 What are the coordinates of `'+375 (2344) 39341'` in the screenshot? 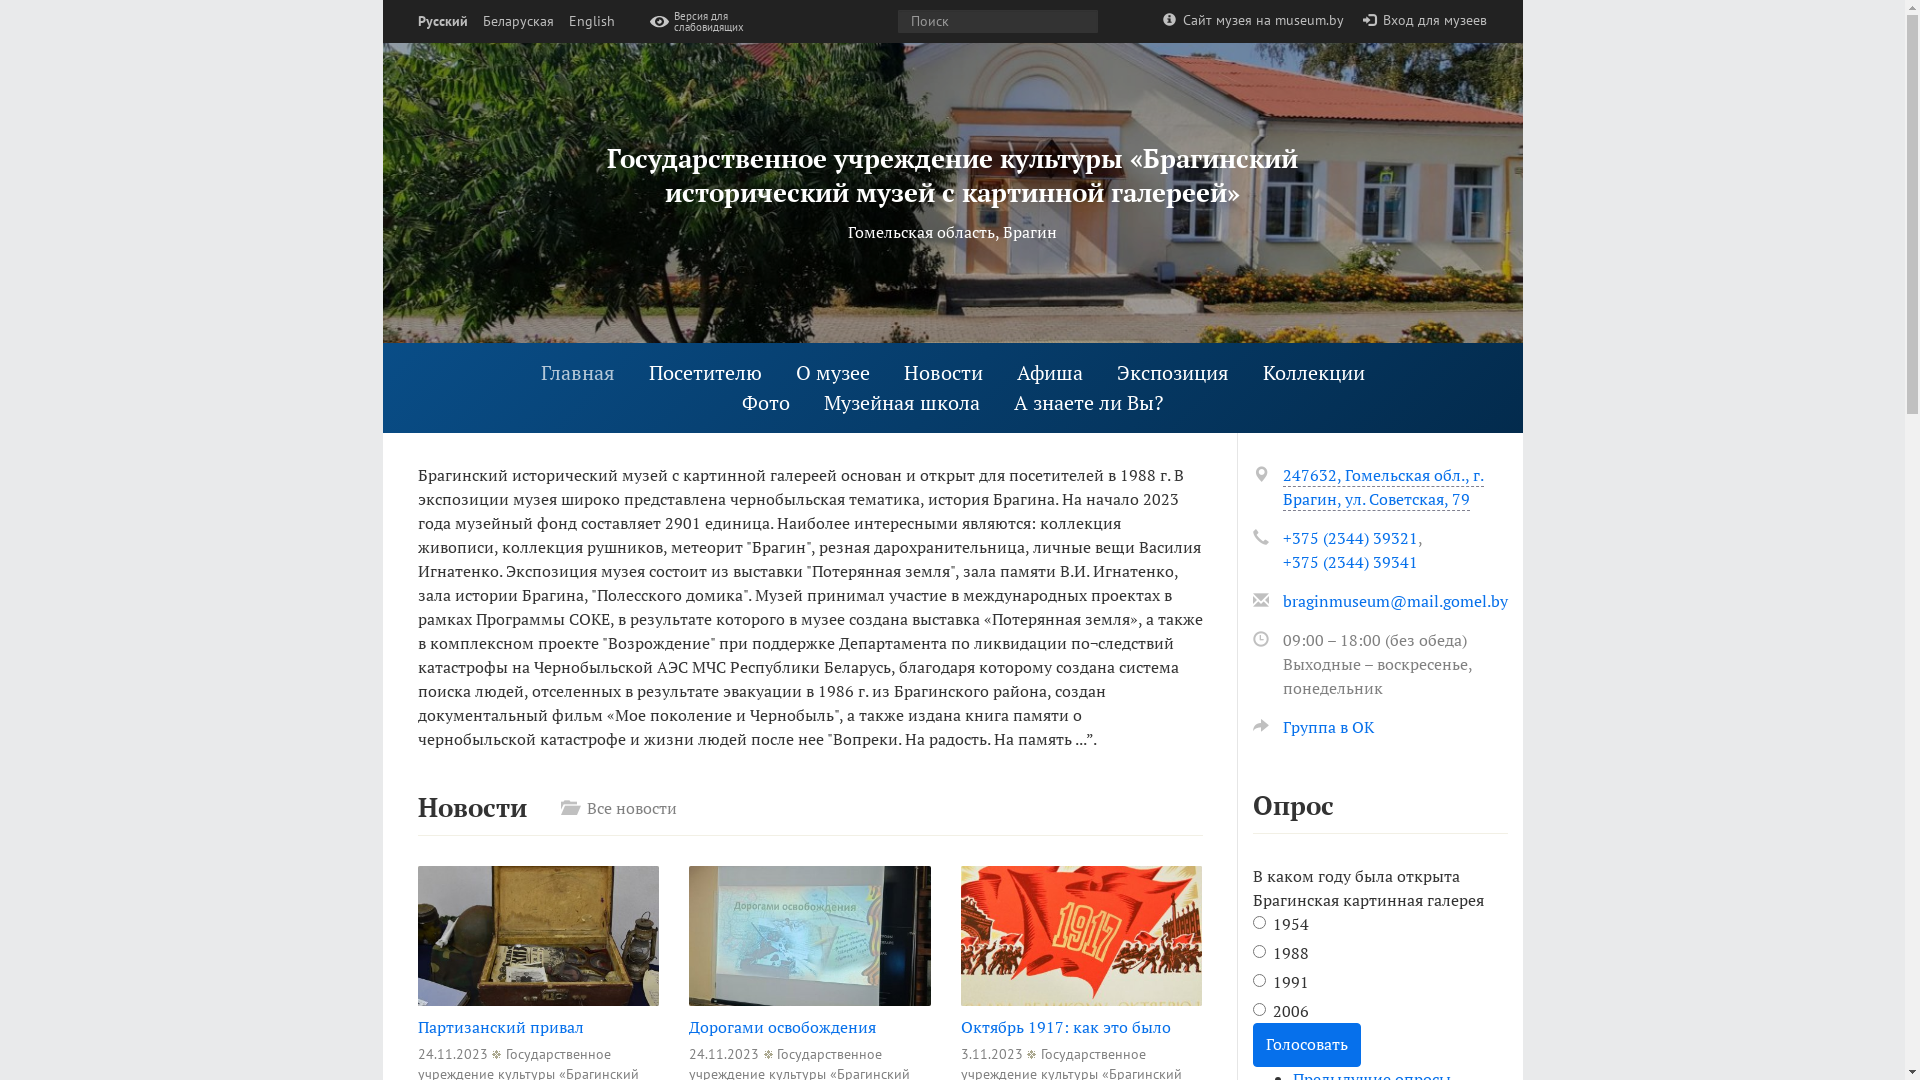 It's located at (1349, 562).